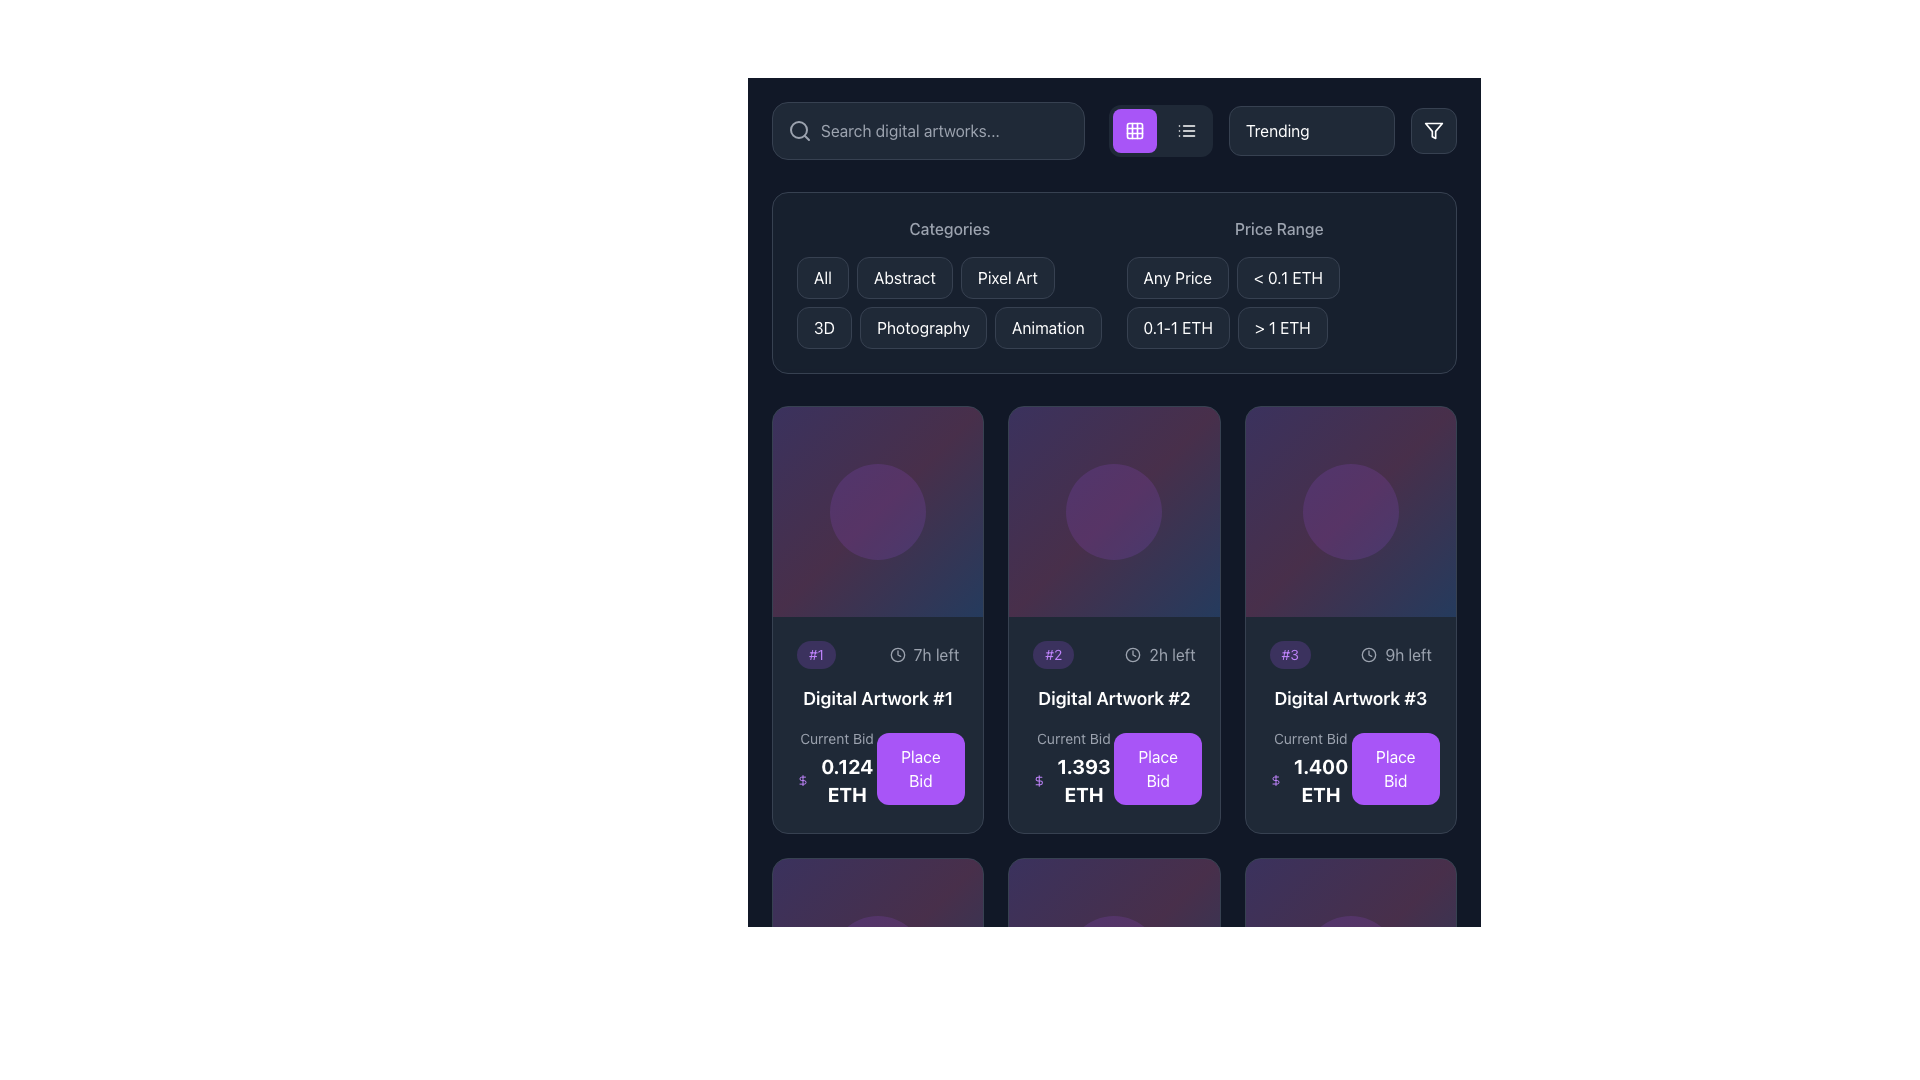  Describe the element at coordinates (1186, 891) in the screenshot. I see `the heart-shaped SVG component that allows users to mark artwork as a favorite or like it, located near the bottom of the layout within the last row of artwork cards` at that location.